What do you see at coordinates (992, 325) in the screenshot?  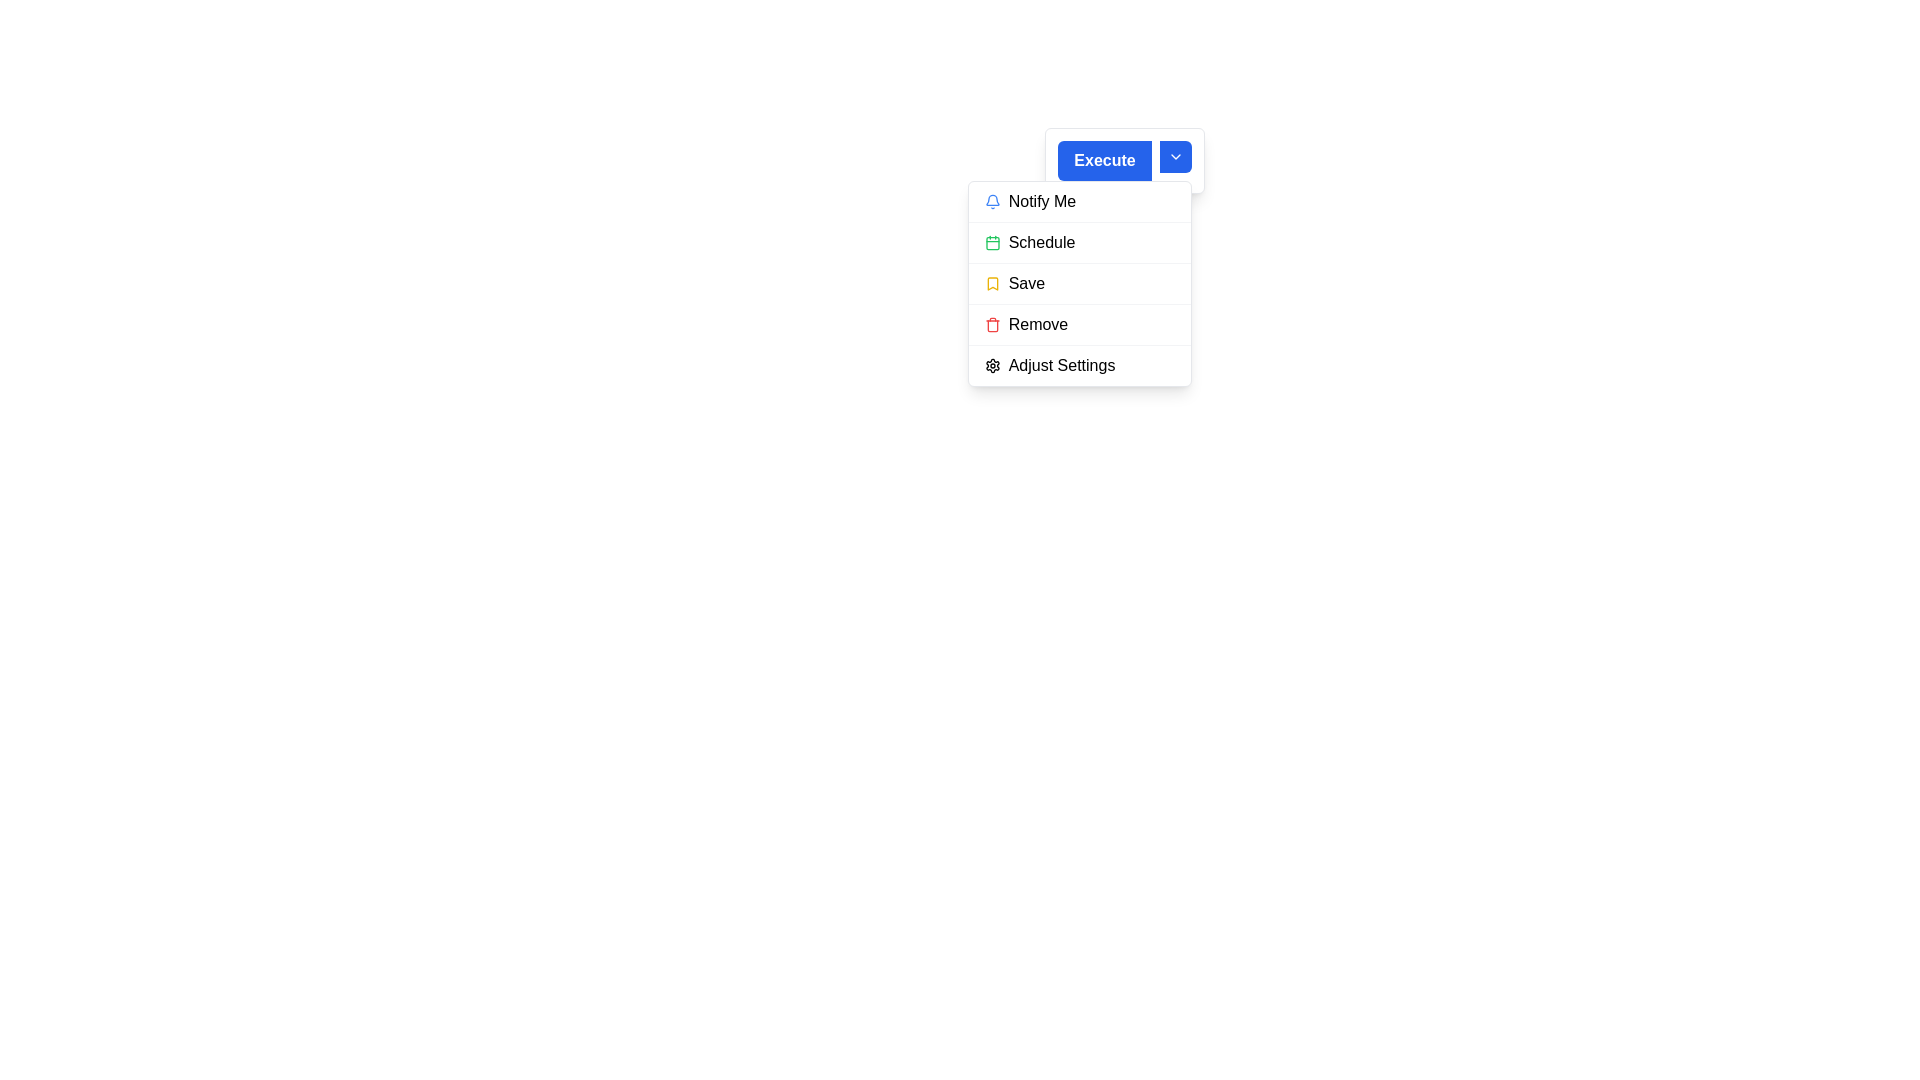 I see `the trash can icon in the dropdown menu, which signifies a 'Delete' or 'Remove' action` at bounding box center [992, 325].